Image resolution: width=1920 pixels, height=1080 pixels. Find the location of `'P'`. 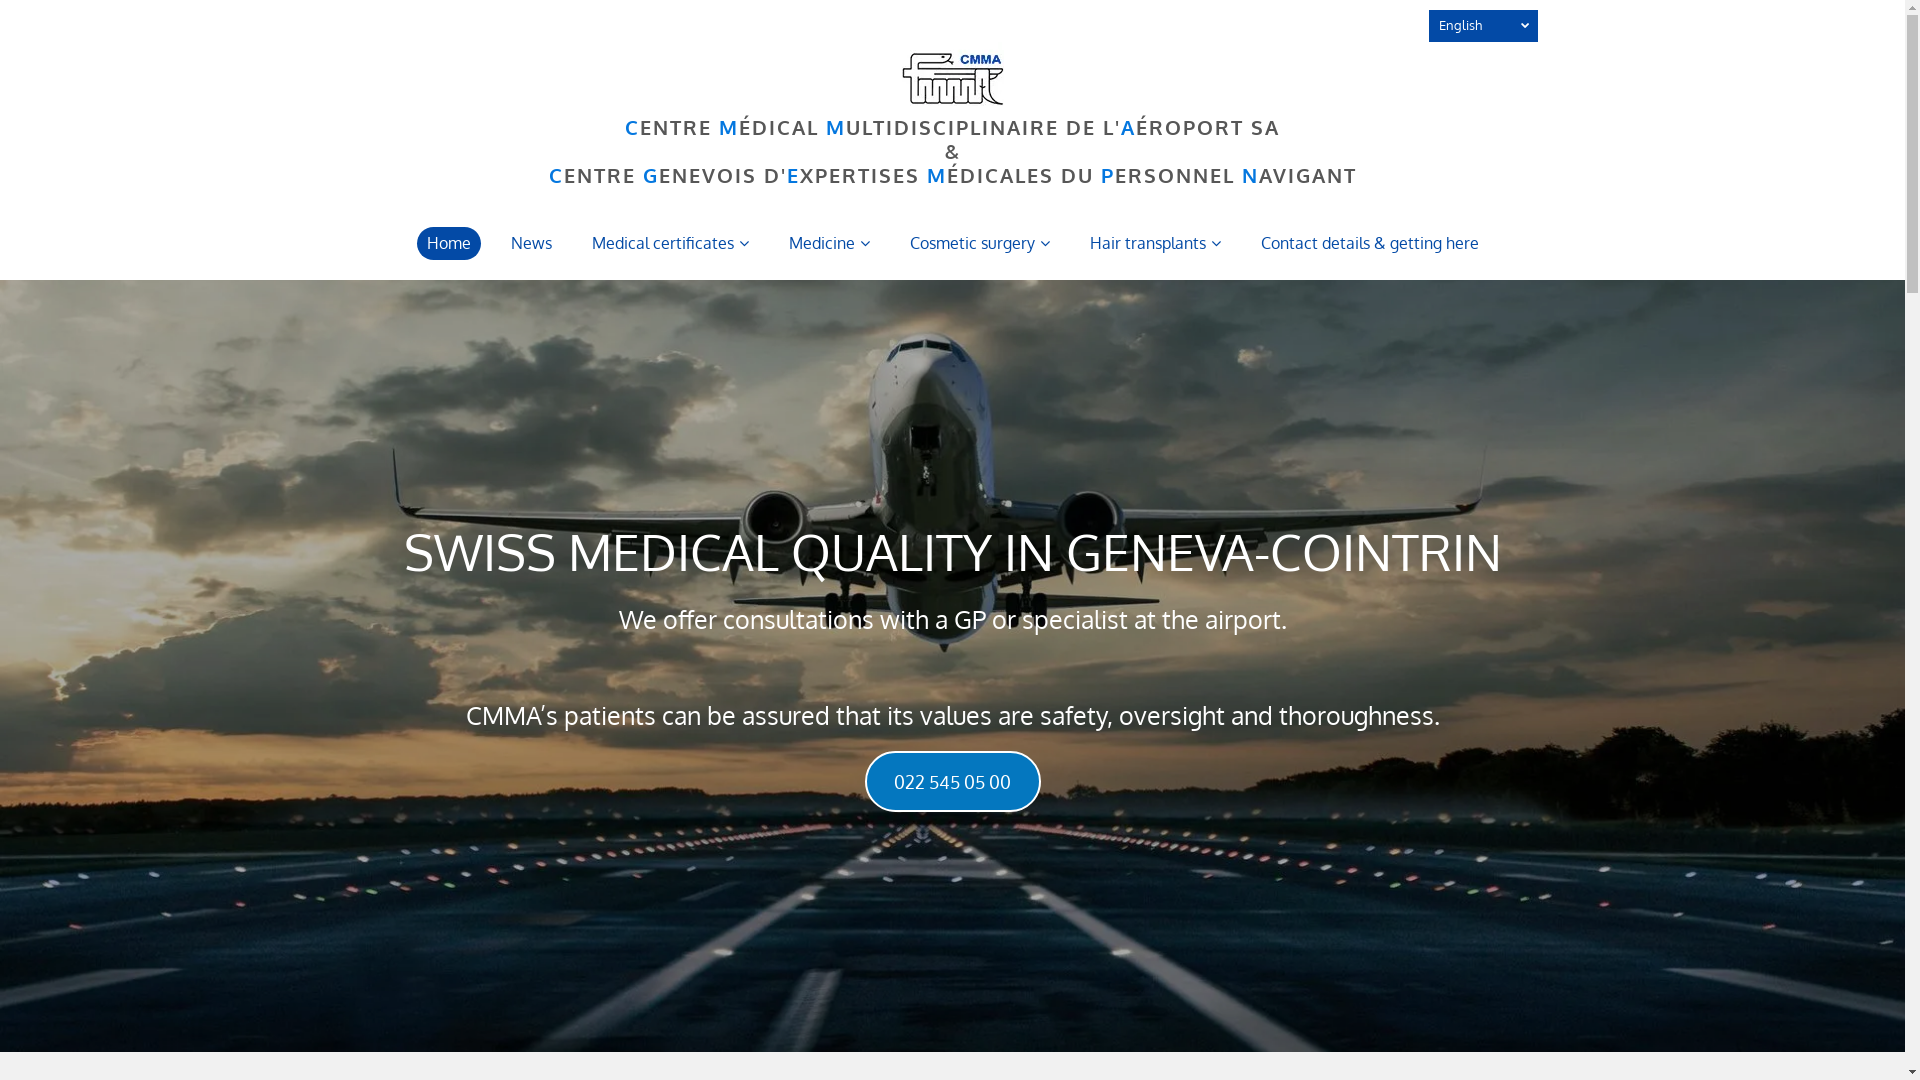

'P' is located at coordinates (1106, 173).